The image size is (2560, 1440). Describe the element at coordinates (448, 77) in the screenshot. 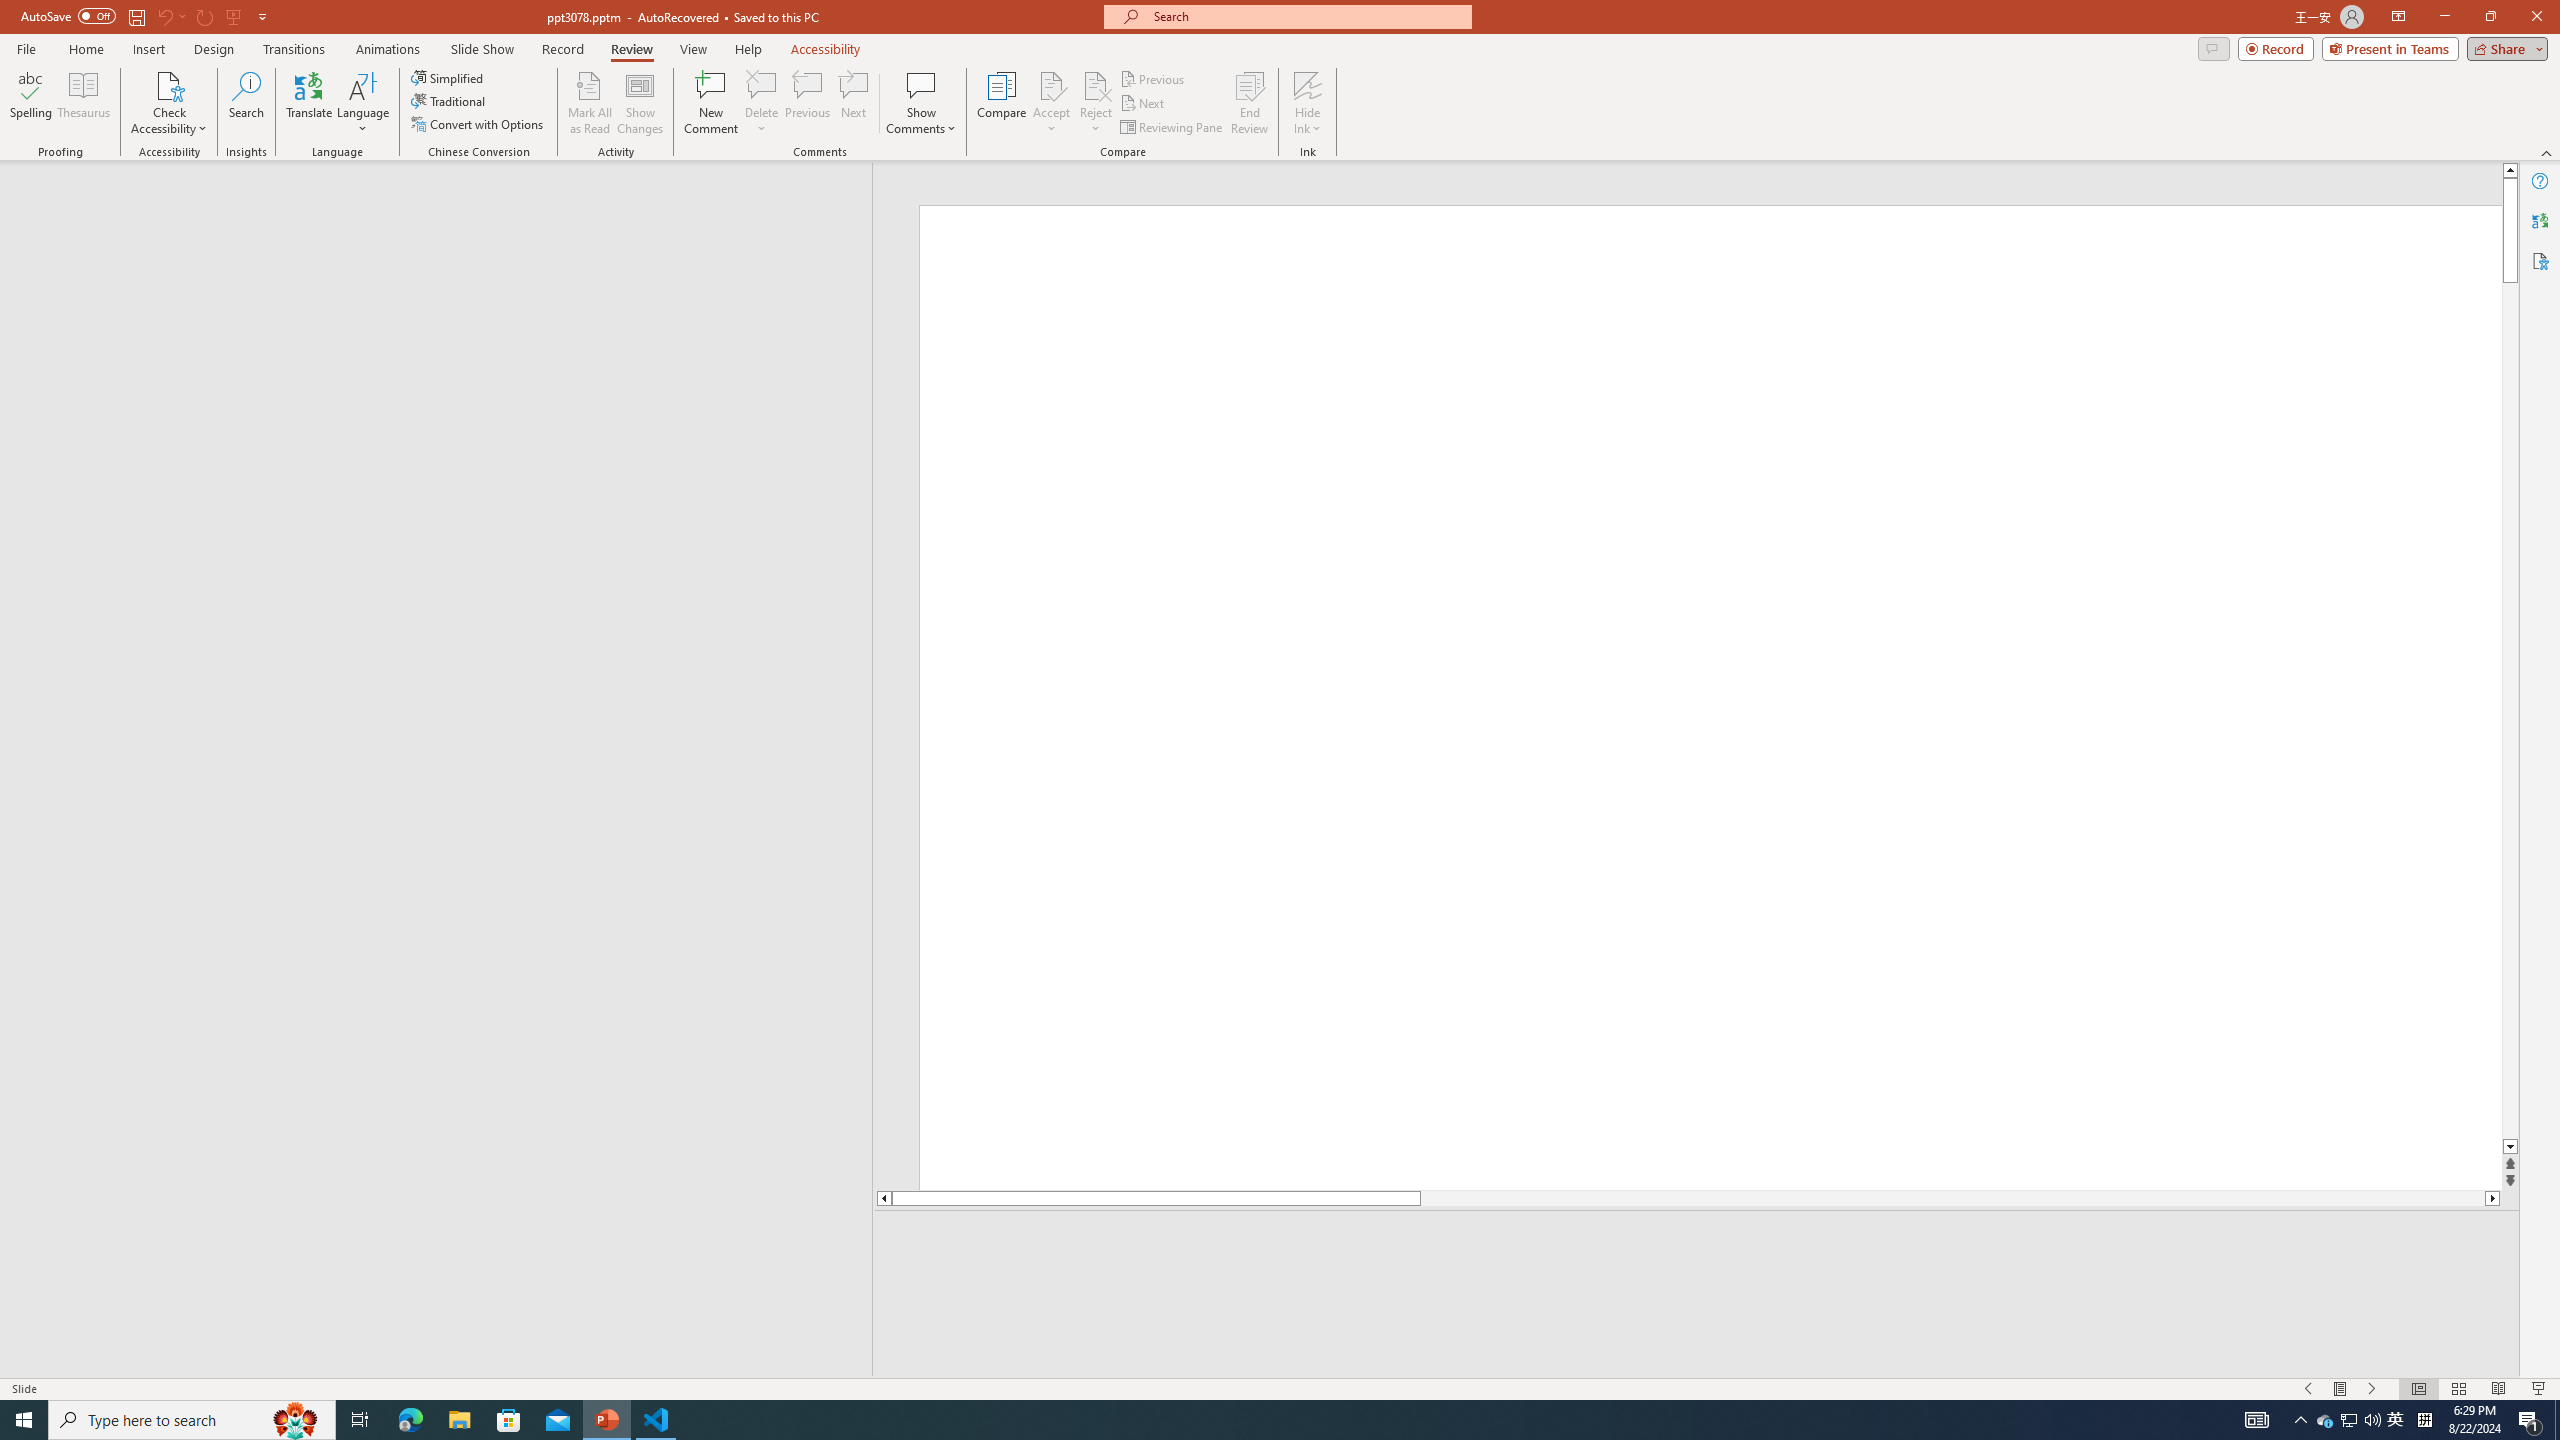

I see `'Simplified'` at that location.